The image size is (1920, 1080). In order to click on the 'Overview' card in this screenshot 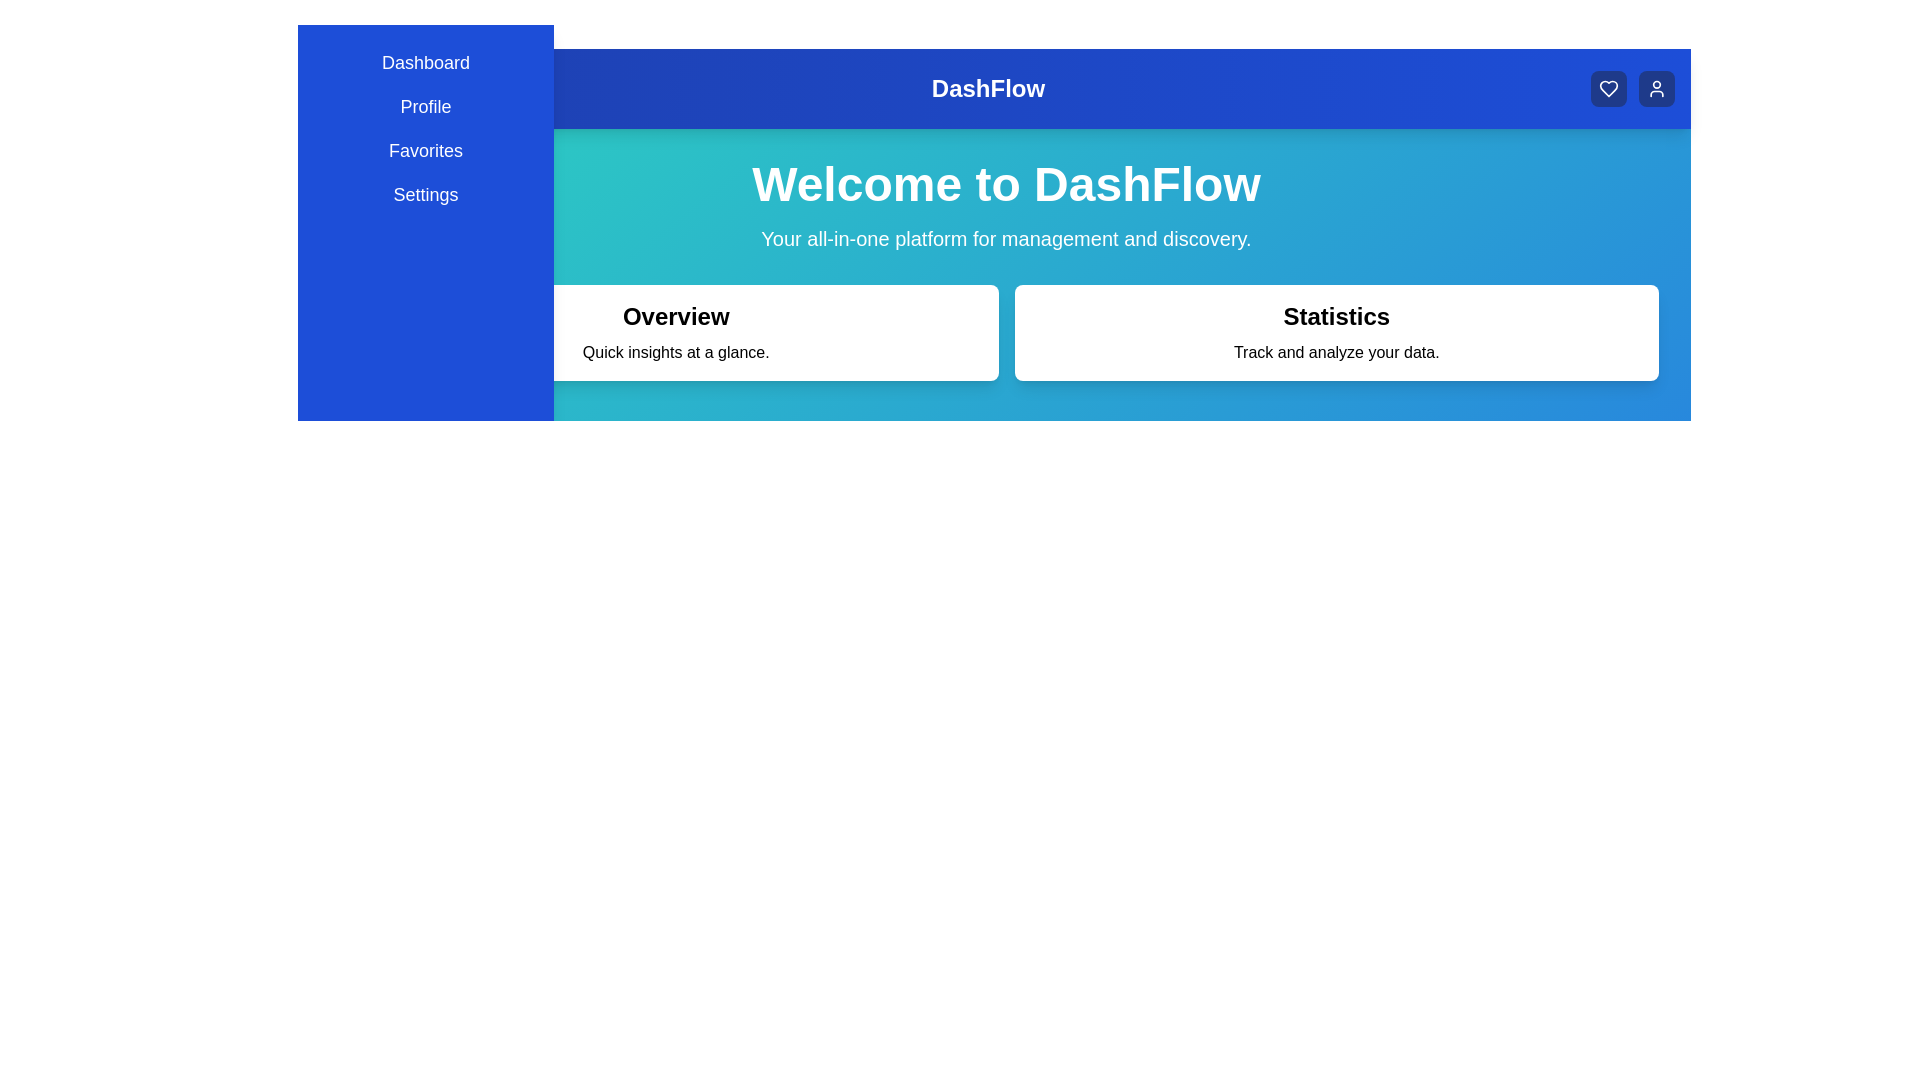, I will do `click(676, 331)`.